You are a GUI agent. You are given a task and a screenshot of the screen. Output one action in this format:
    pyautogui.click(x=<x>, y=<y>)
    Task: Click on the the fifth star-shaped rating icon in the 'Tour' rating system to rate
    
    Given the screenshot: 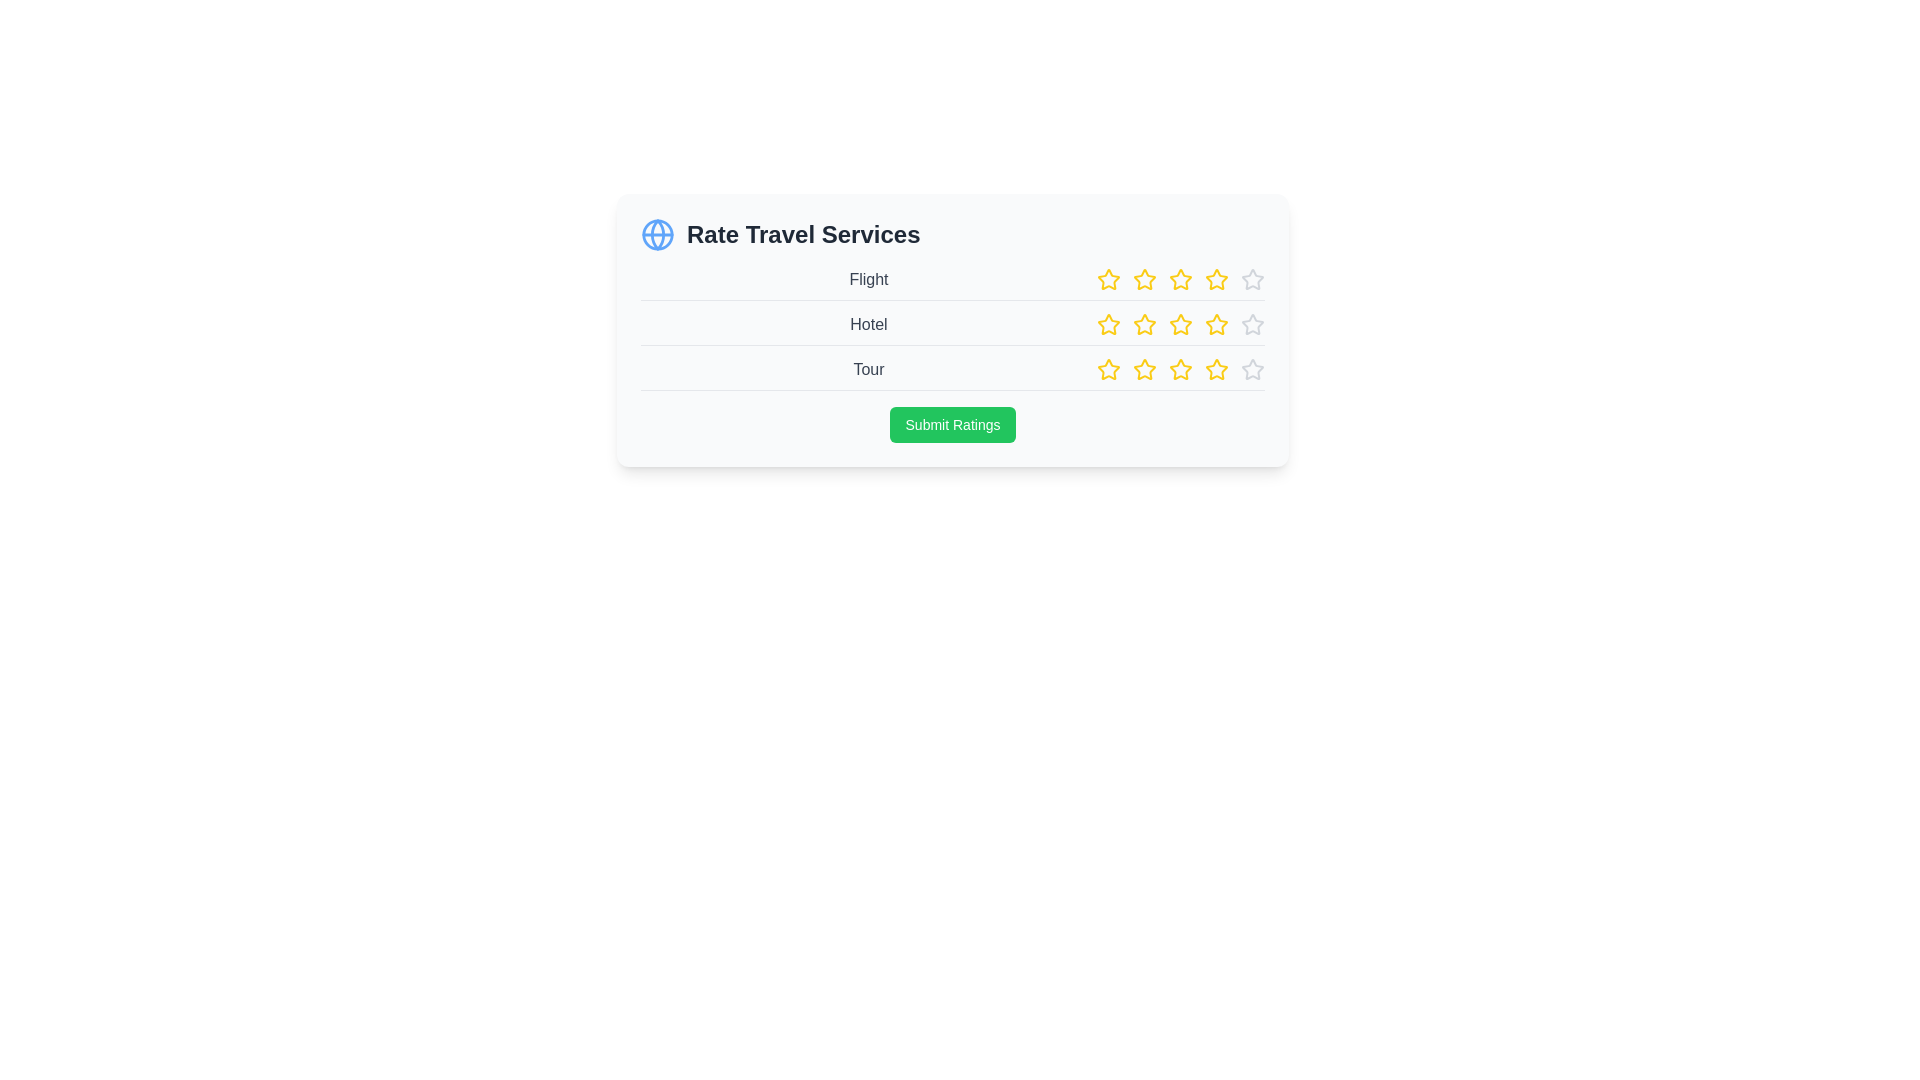 What is the action you would take?
    pyautogui.click(x=1251, y=370)
    